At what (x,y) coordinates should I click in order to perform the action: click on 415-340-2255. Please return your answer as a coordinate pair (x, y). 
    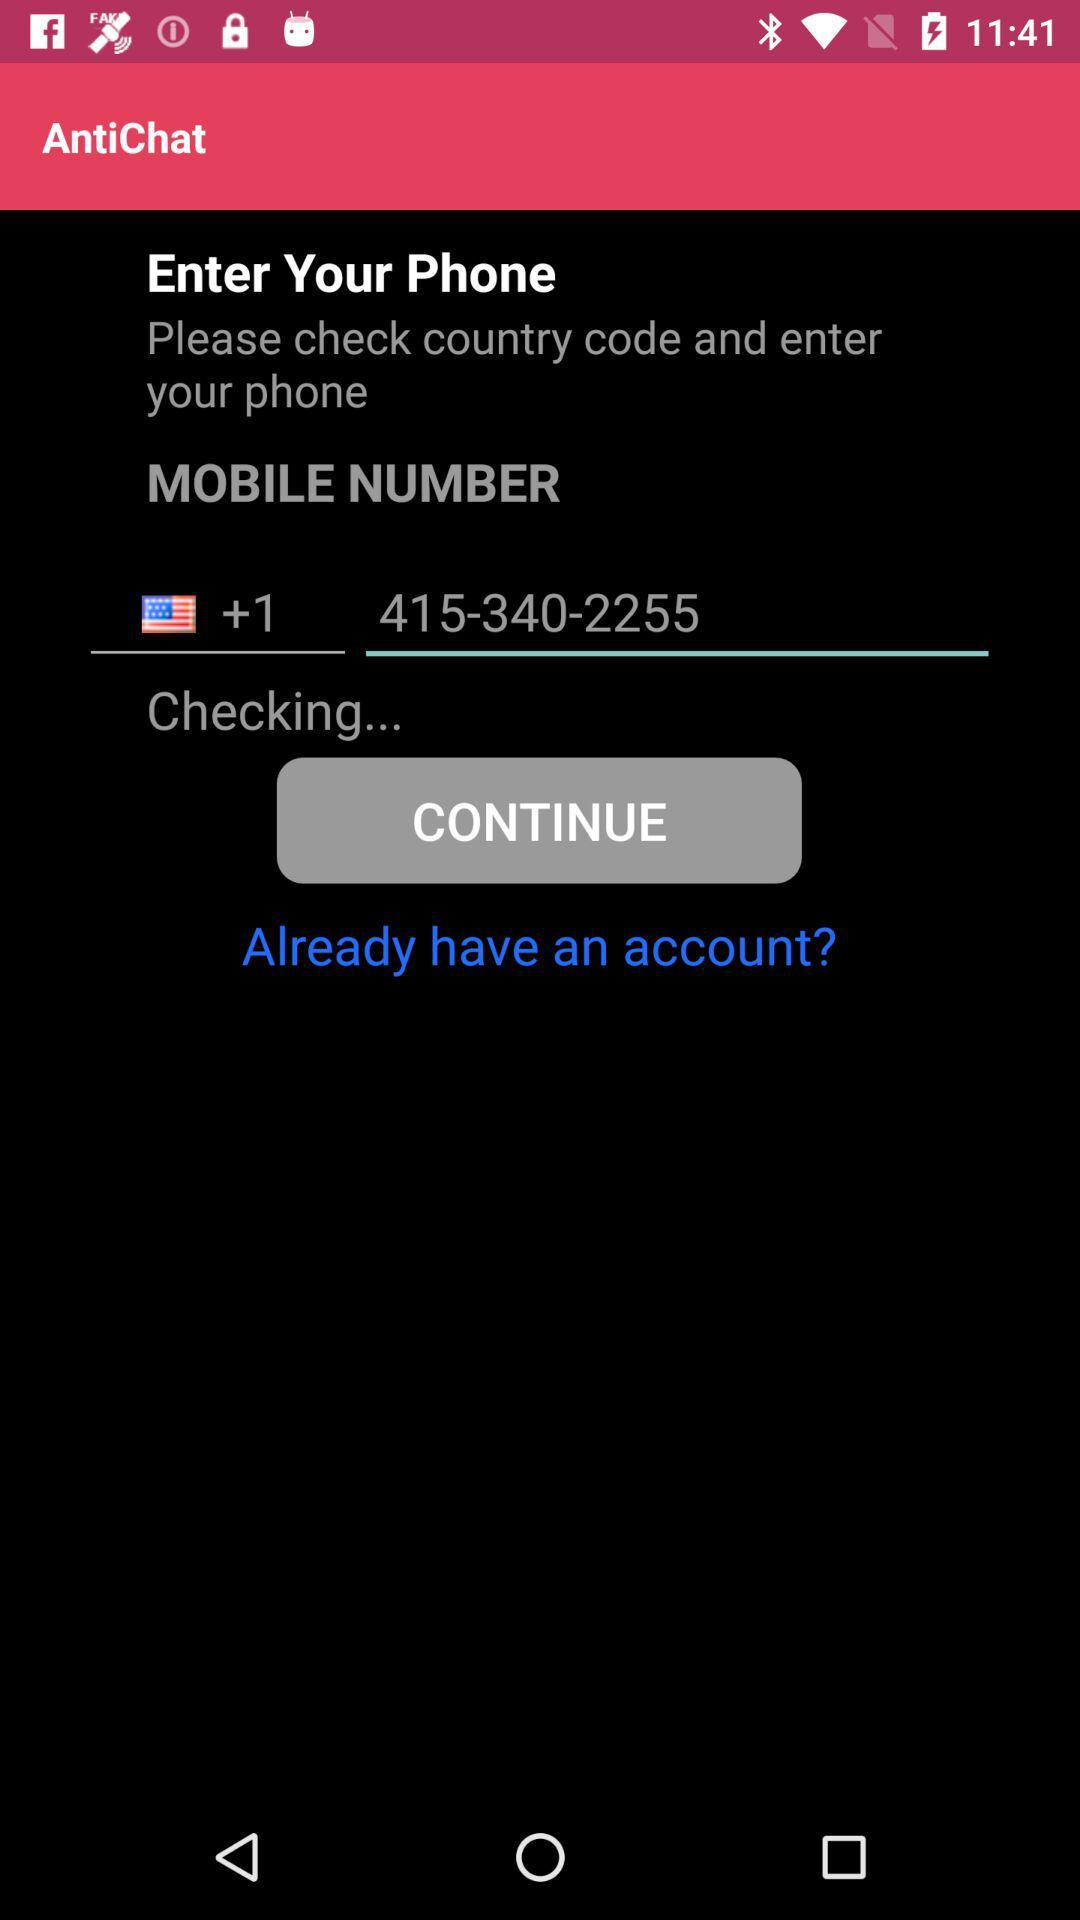
    Looking at the image, I should click on (676, 613).